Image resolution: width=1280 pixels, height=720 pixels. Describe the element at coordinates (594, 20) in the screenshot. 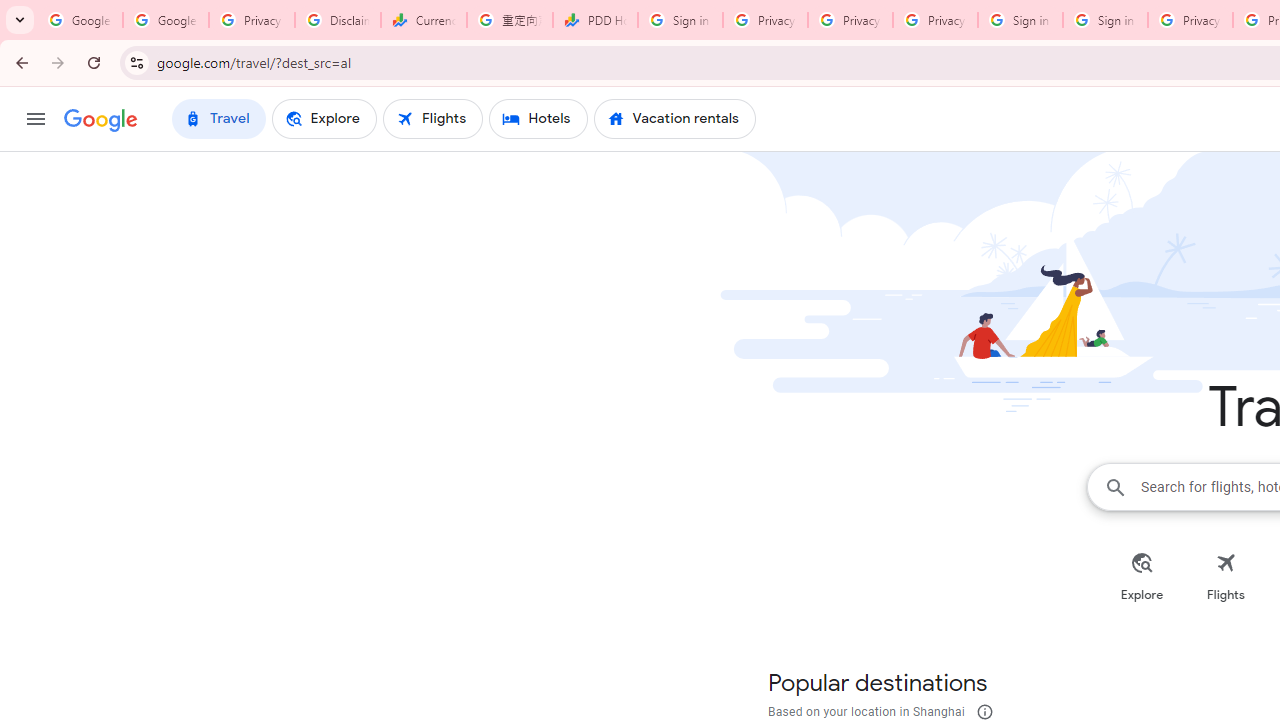

I see `'PDD Holdings Inc - ADR (PDD) Price & News - Google Finance'` at that location.